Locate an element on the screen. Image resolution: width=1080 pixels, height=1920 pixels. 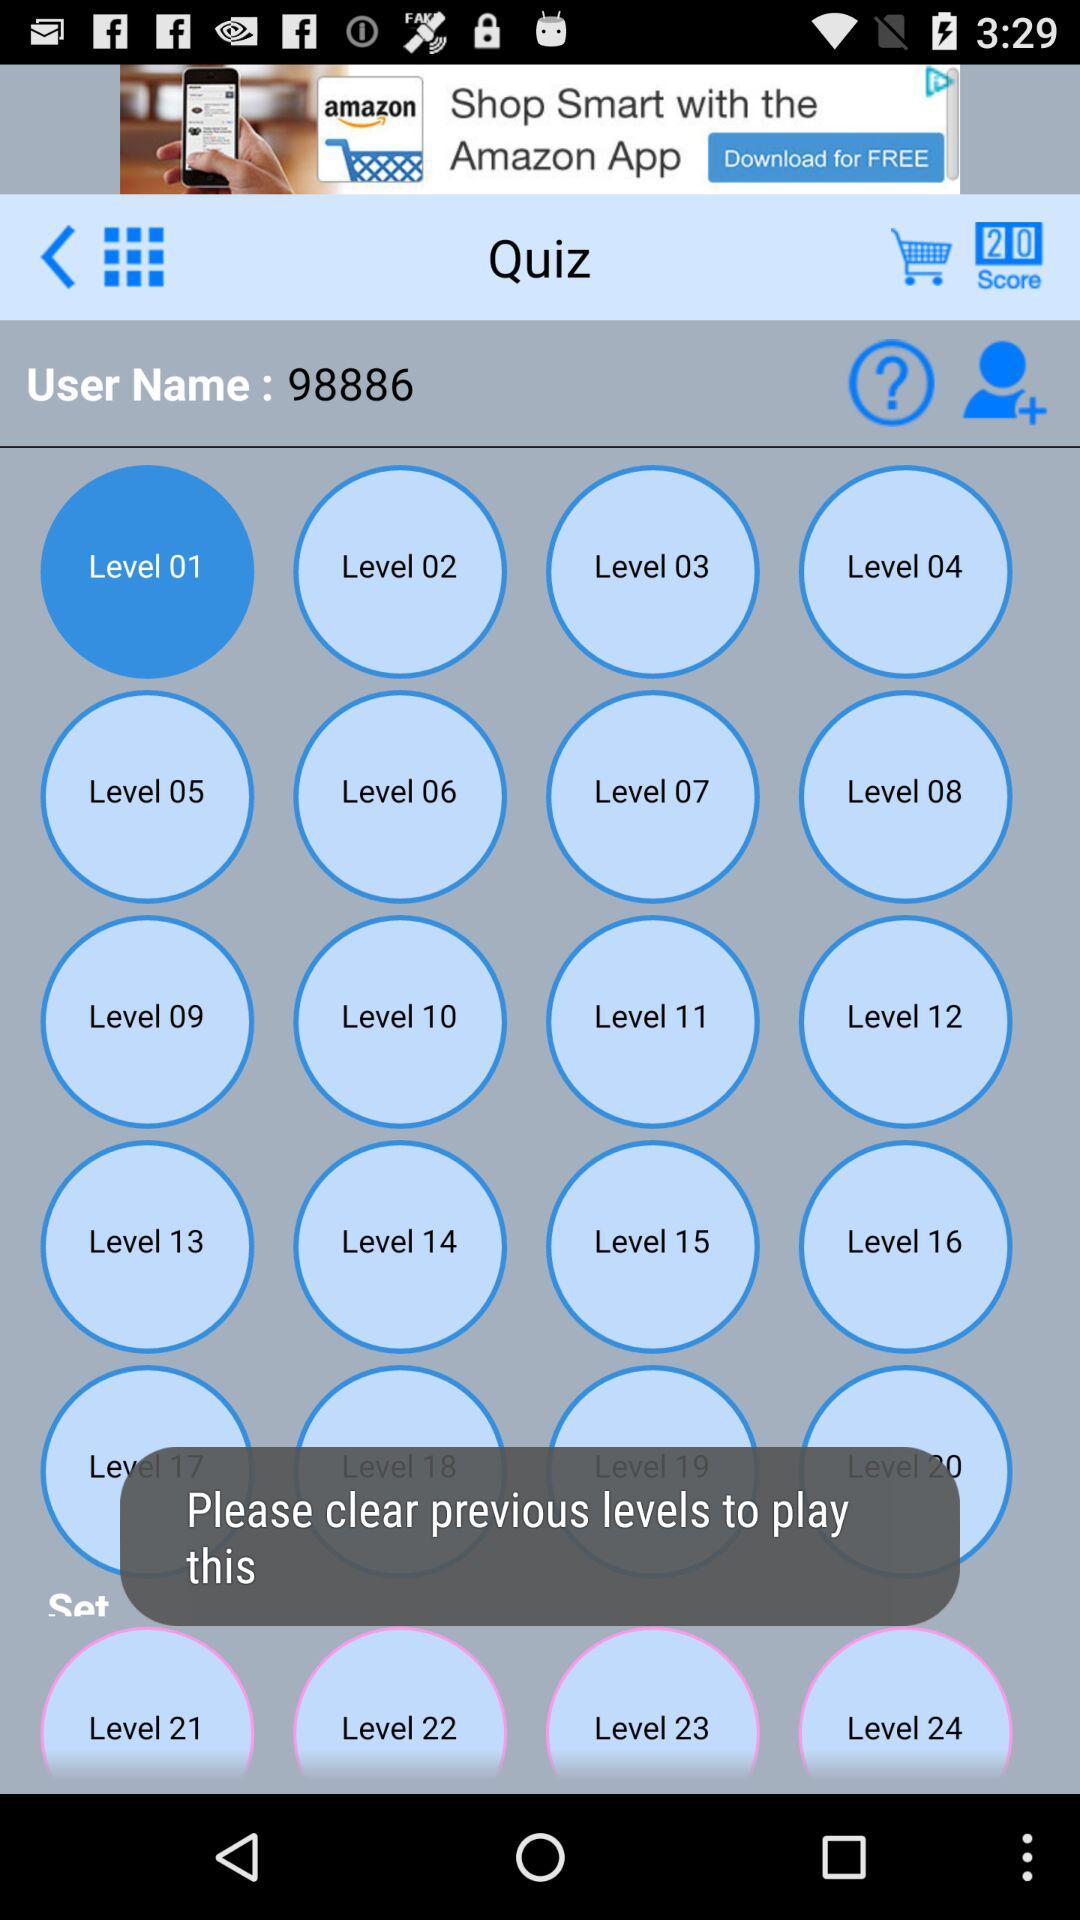
share the article is located at coordinates (1008, 255).